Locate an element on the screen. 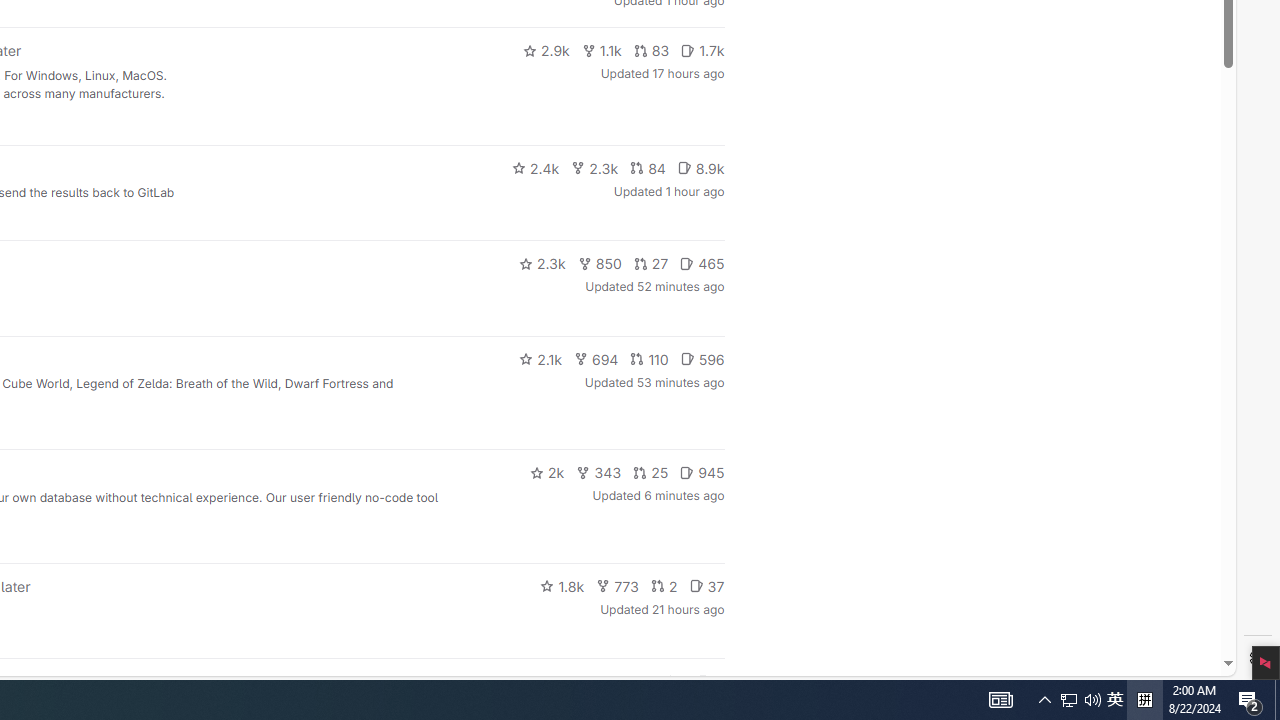  '27' is located at coordinates (651, 262).